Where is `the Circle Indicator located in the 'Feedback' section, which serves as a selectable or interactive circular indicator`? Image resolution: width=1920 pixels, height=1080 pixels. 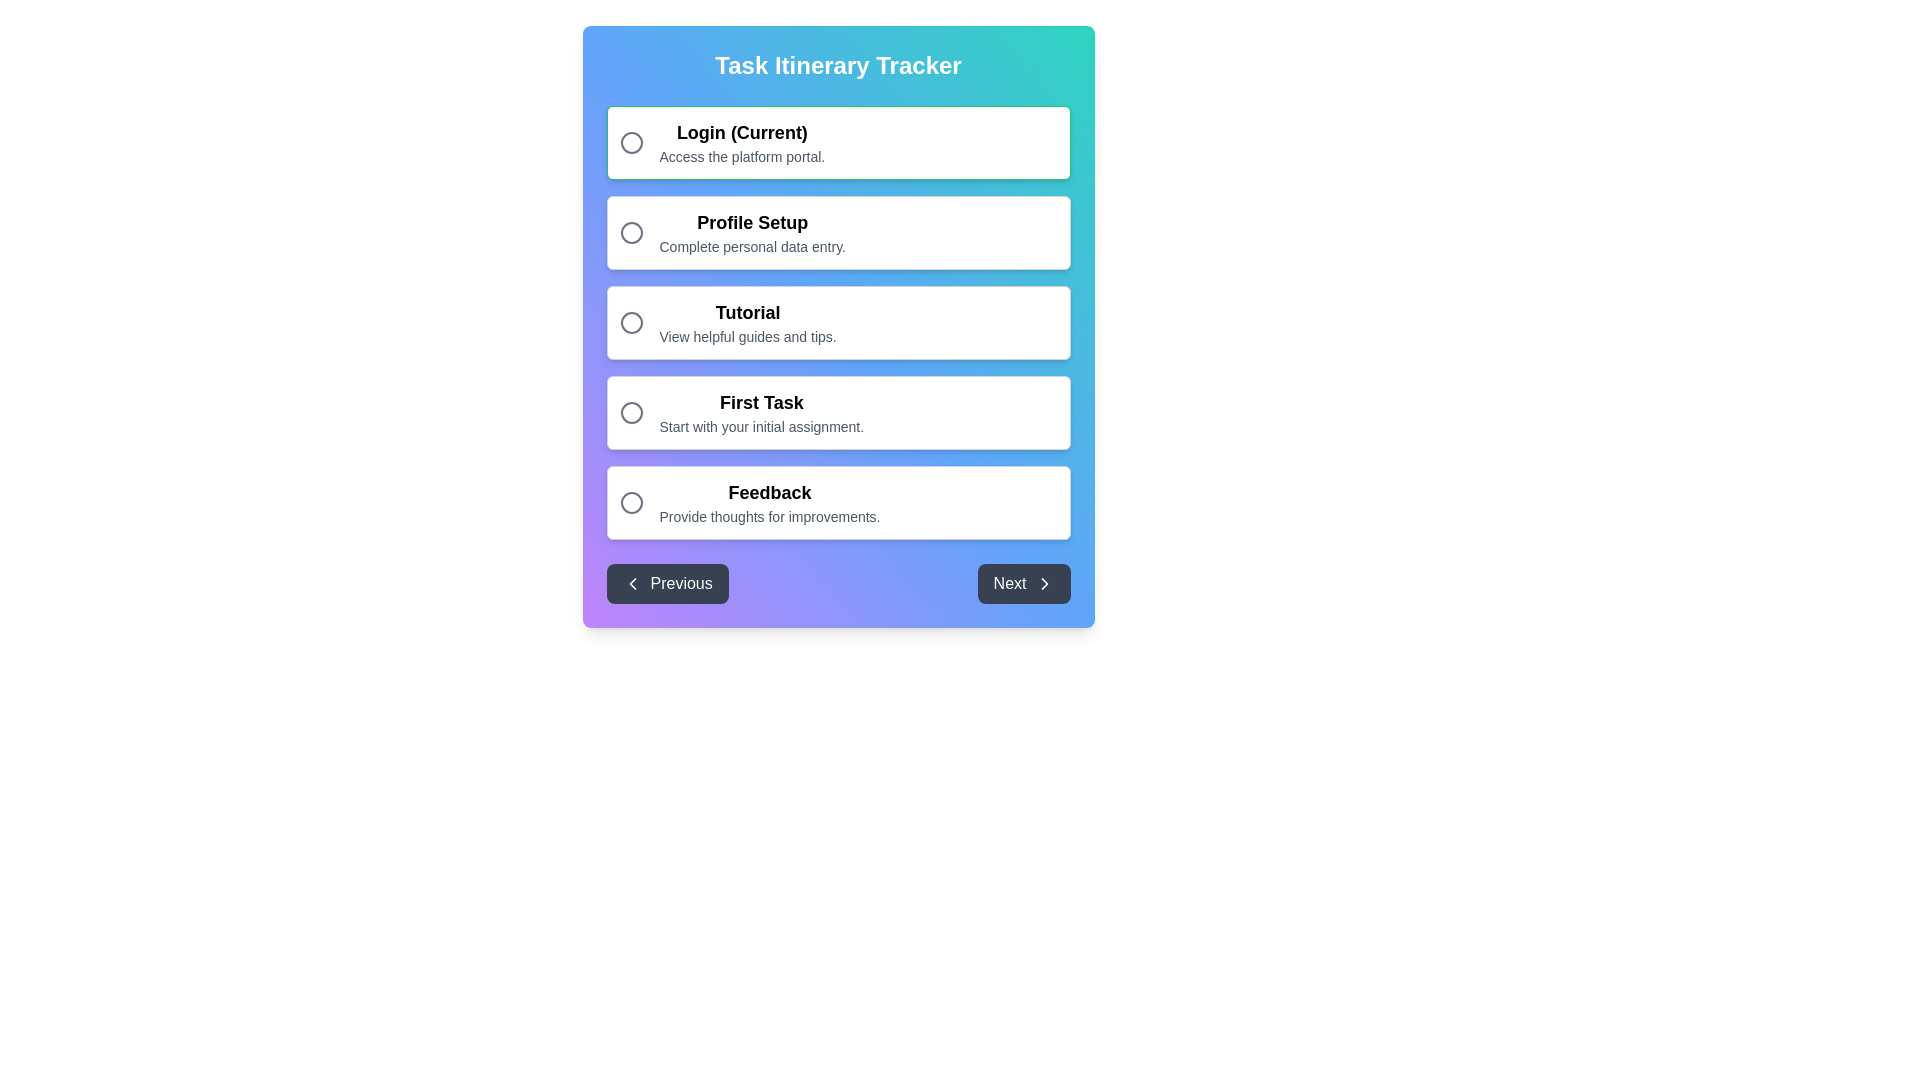 the Circle Indicator located in the 'Feedback' section, which serves as a selectable or interactive circular indicator is located at coordinates (630, 501).